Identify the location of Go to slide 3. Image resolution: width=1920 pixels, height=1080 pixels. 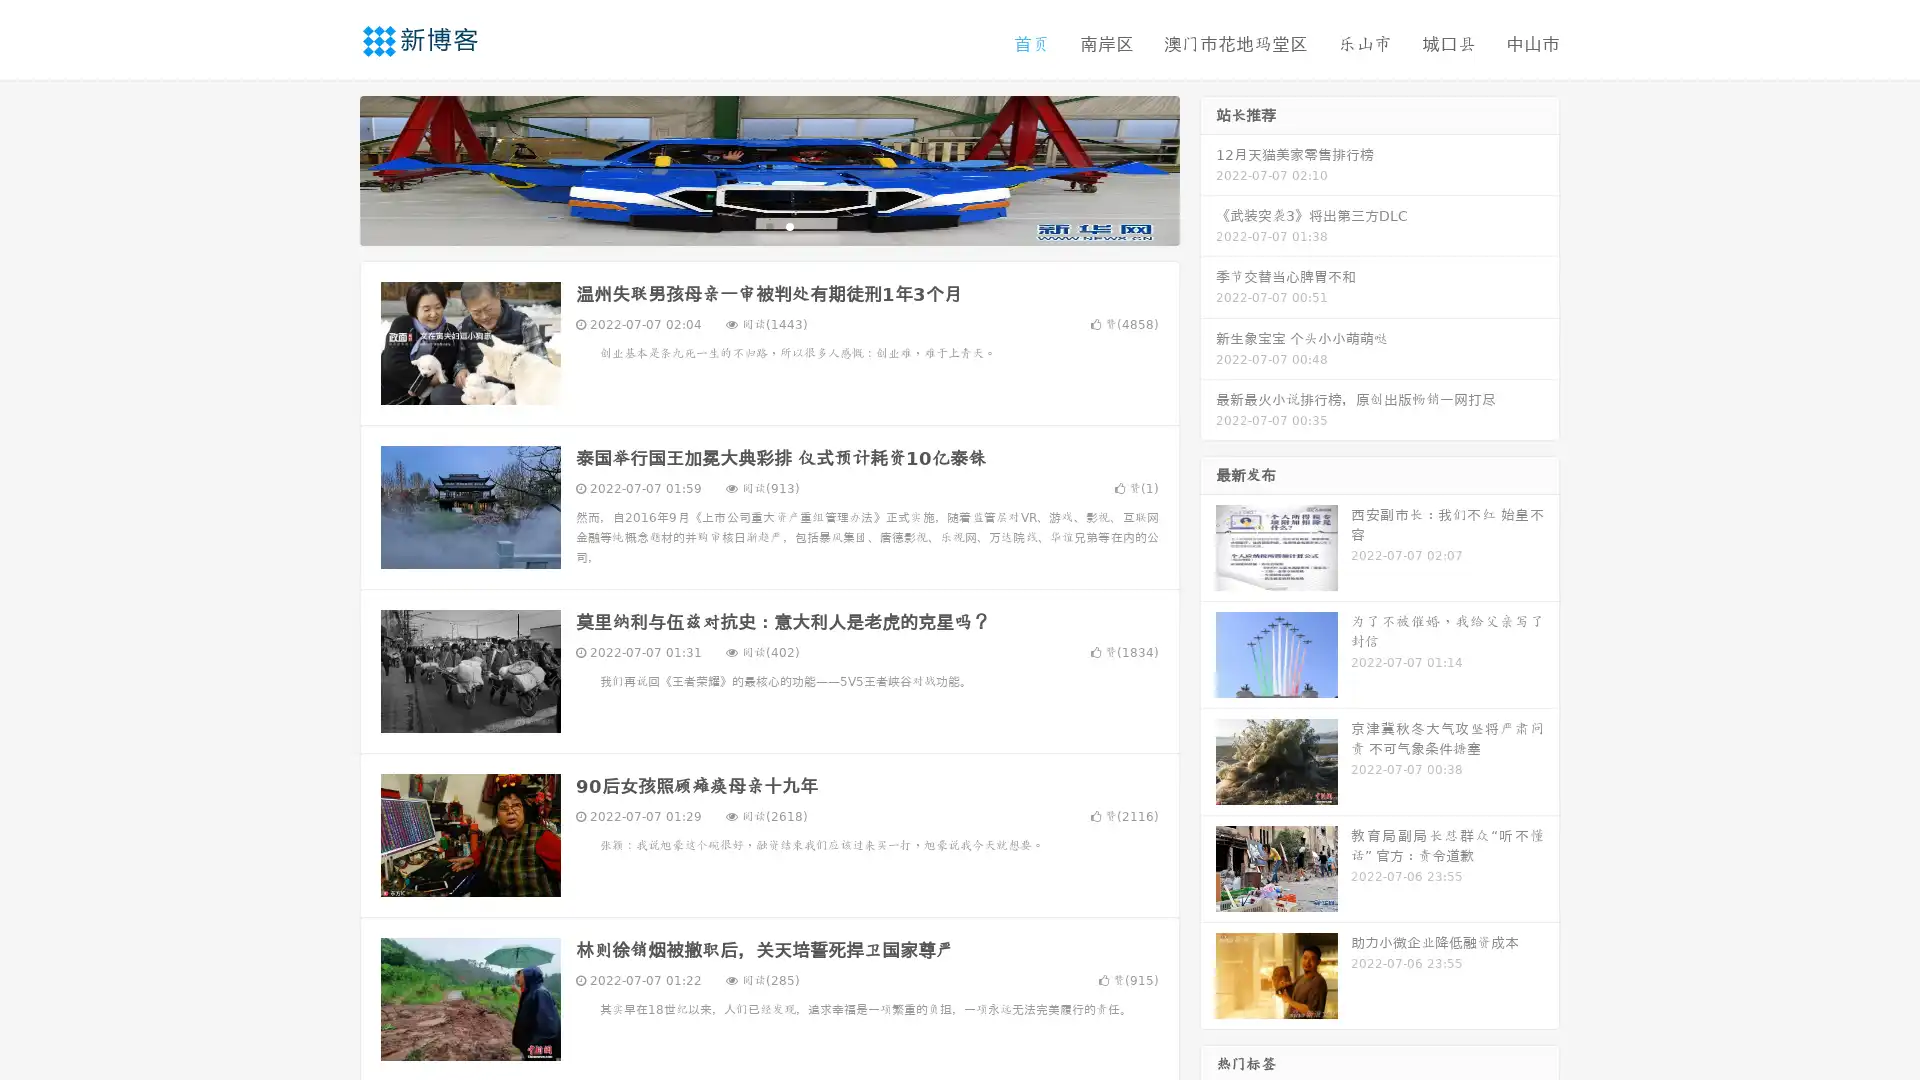
(789, 225).